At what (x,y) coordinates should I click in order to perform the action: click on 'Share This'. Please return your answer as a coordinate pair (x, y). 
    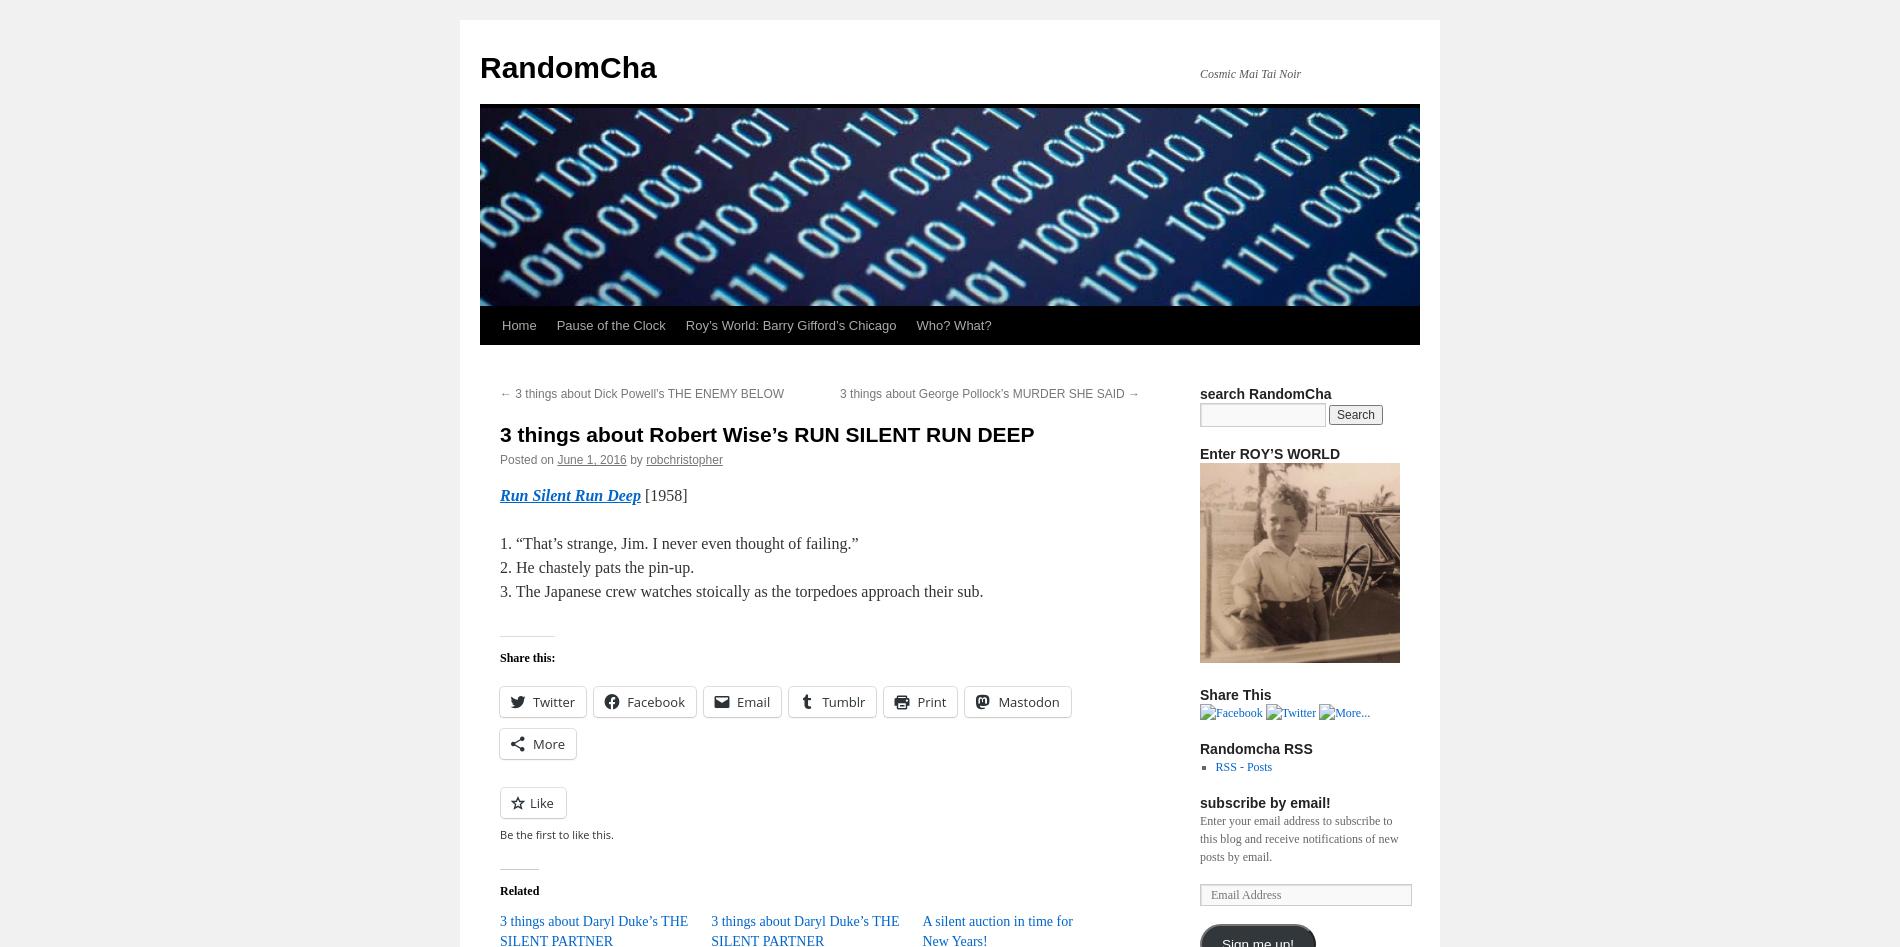
    Looking at the image, I should click on (1234, 694).